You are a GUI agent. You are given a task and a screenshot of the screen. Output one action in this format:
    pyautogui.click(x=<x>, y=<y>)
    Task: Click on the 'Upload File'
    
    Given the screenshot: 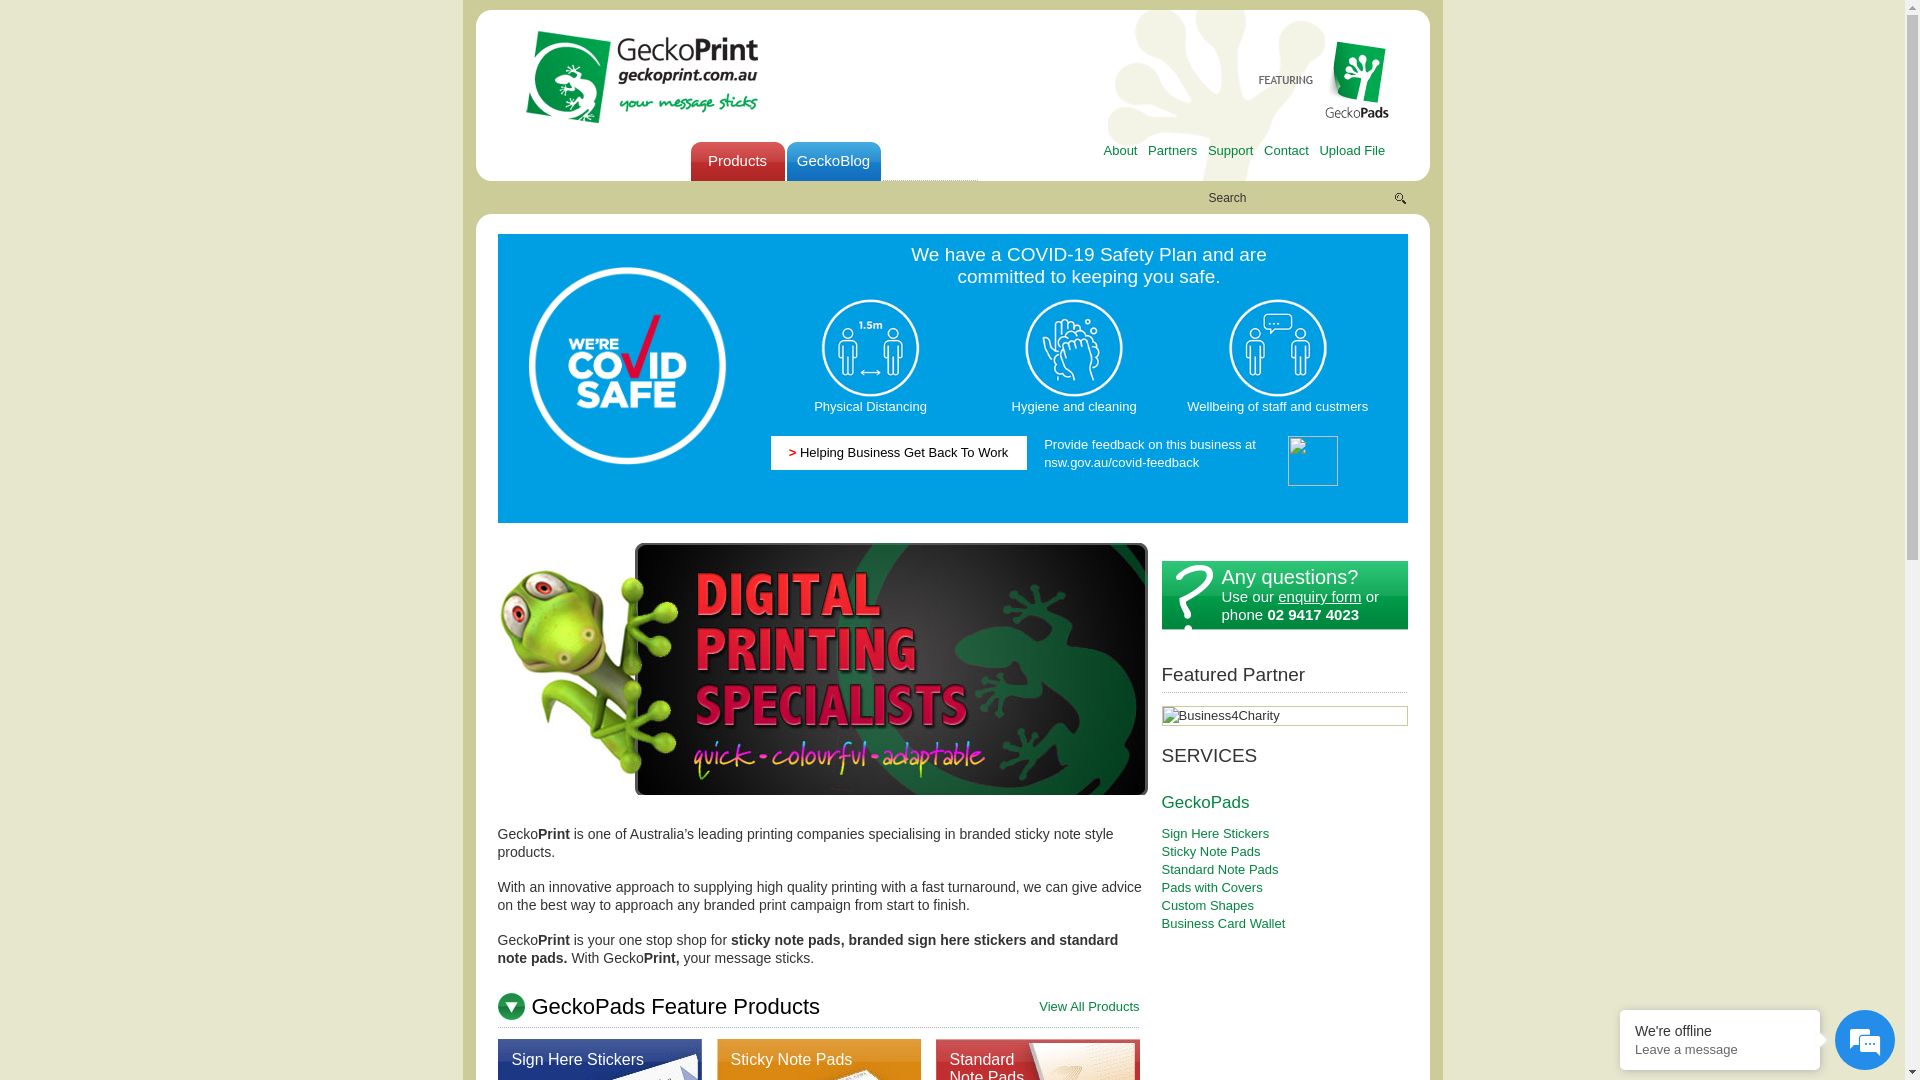 What is the action you would take?
    pyautogui.click(x=1319, y=149)
    